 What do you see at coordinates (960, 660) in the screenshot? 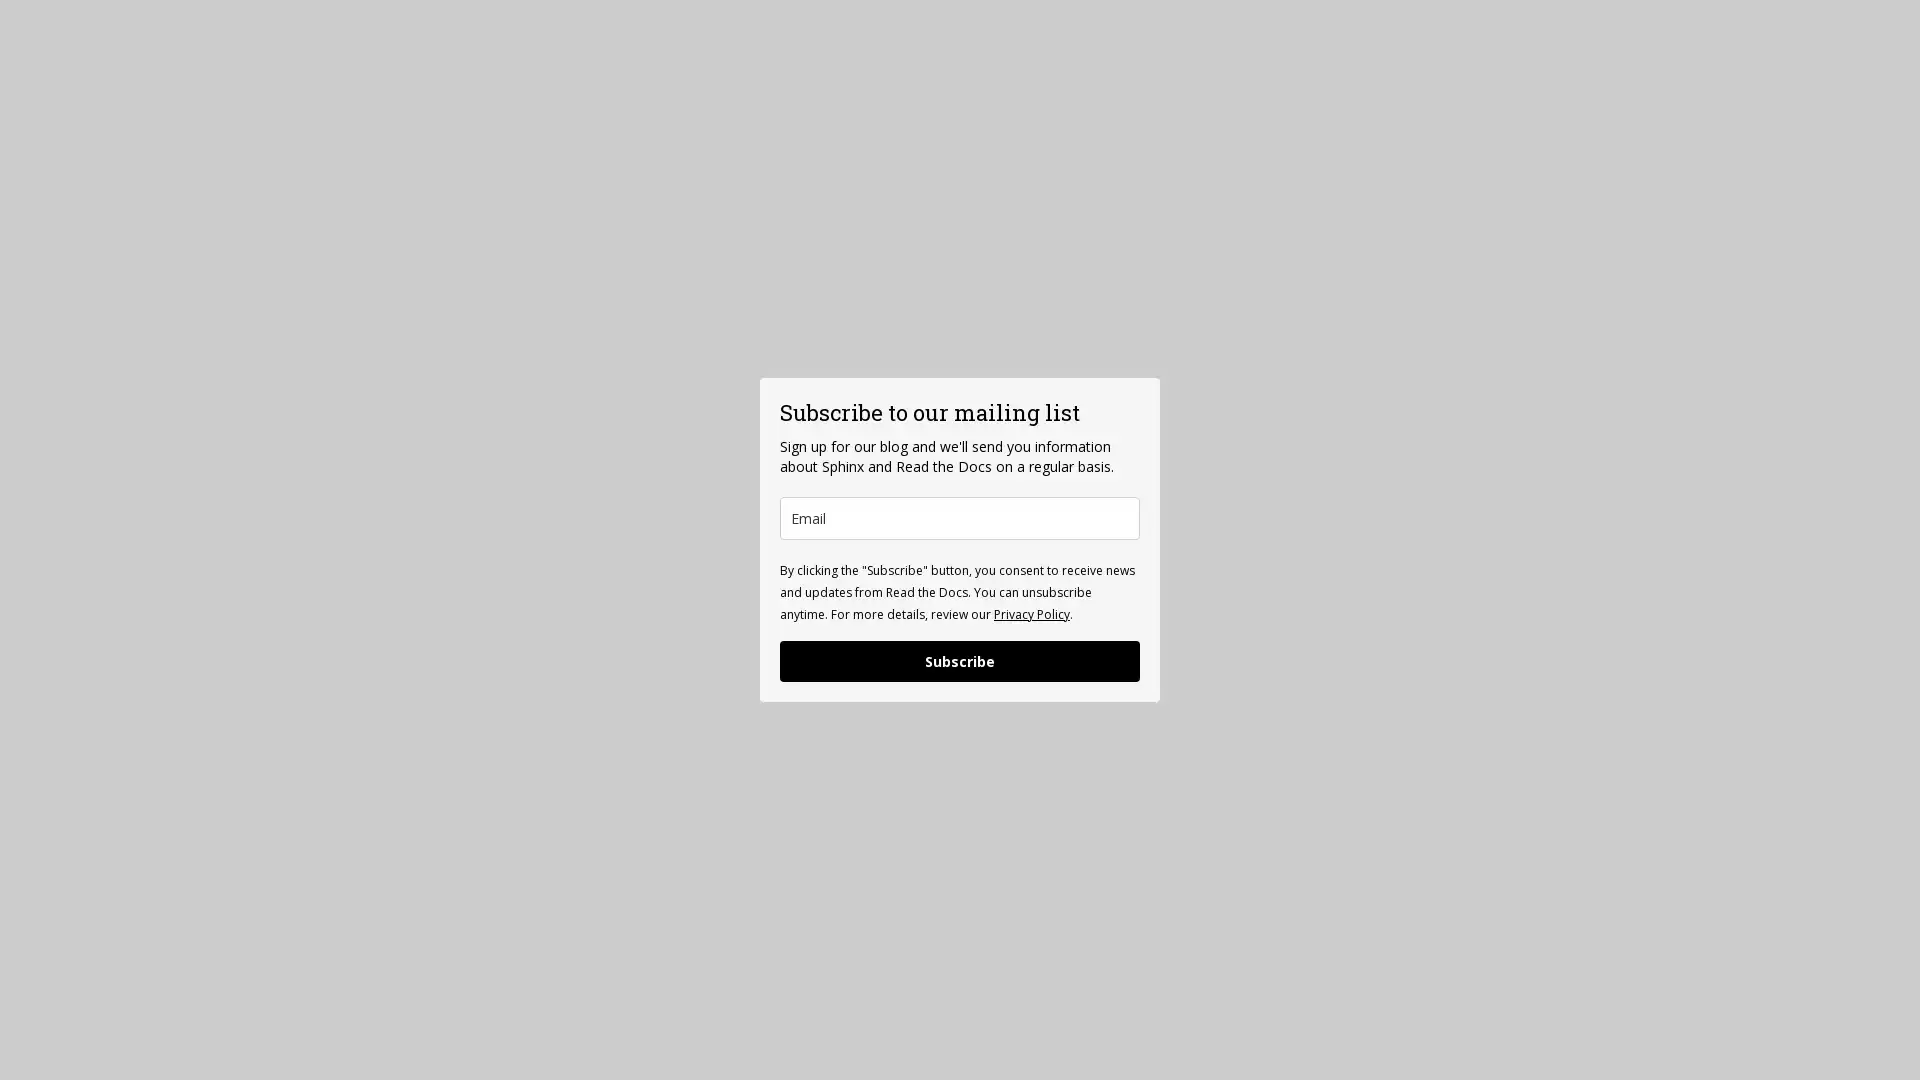
I see `Subscribe` at bounding box center [960, 660].